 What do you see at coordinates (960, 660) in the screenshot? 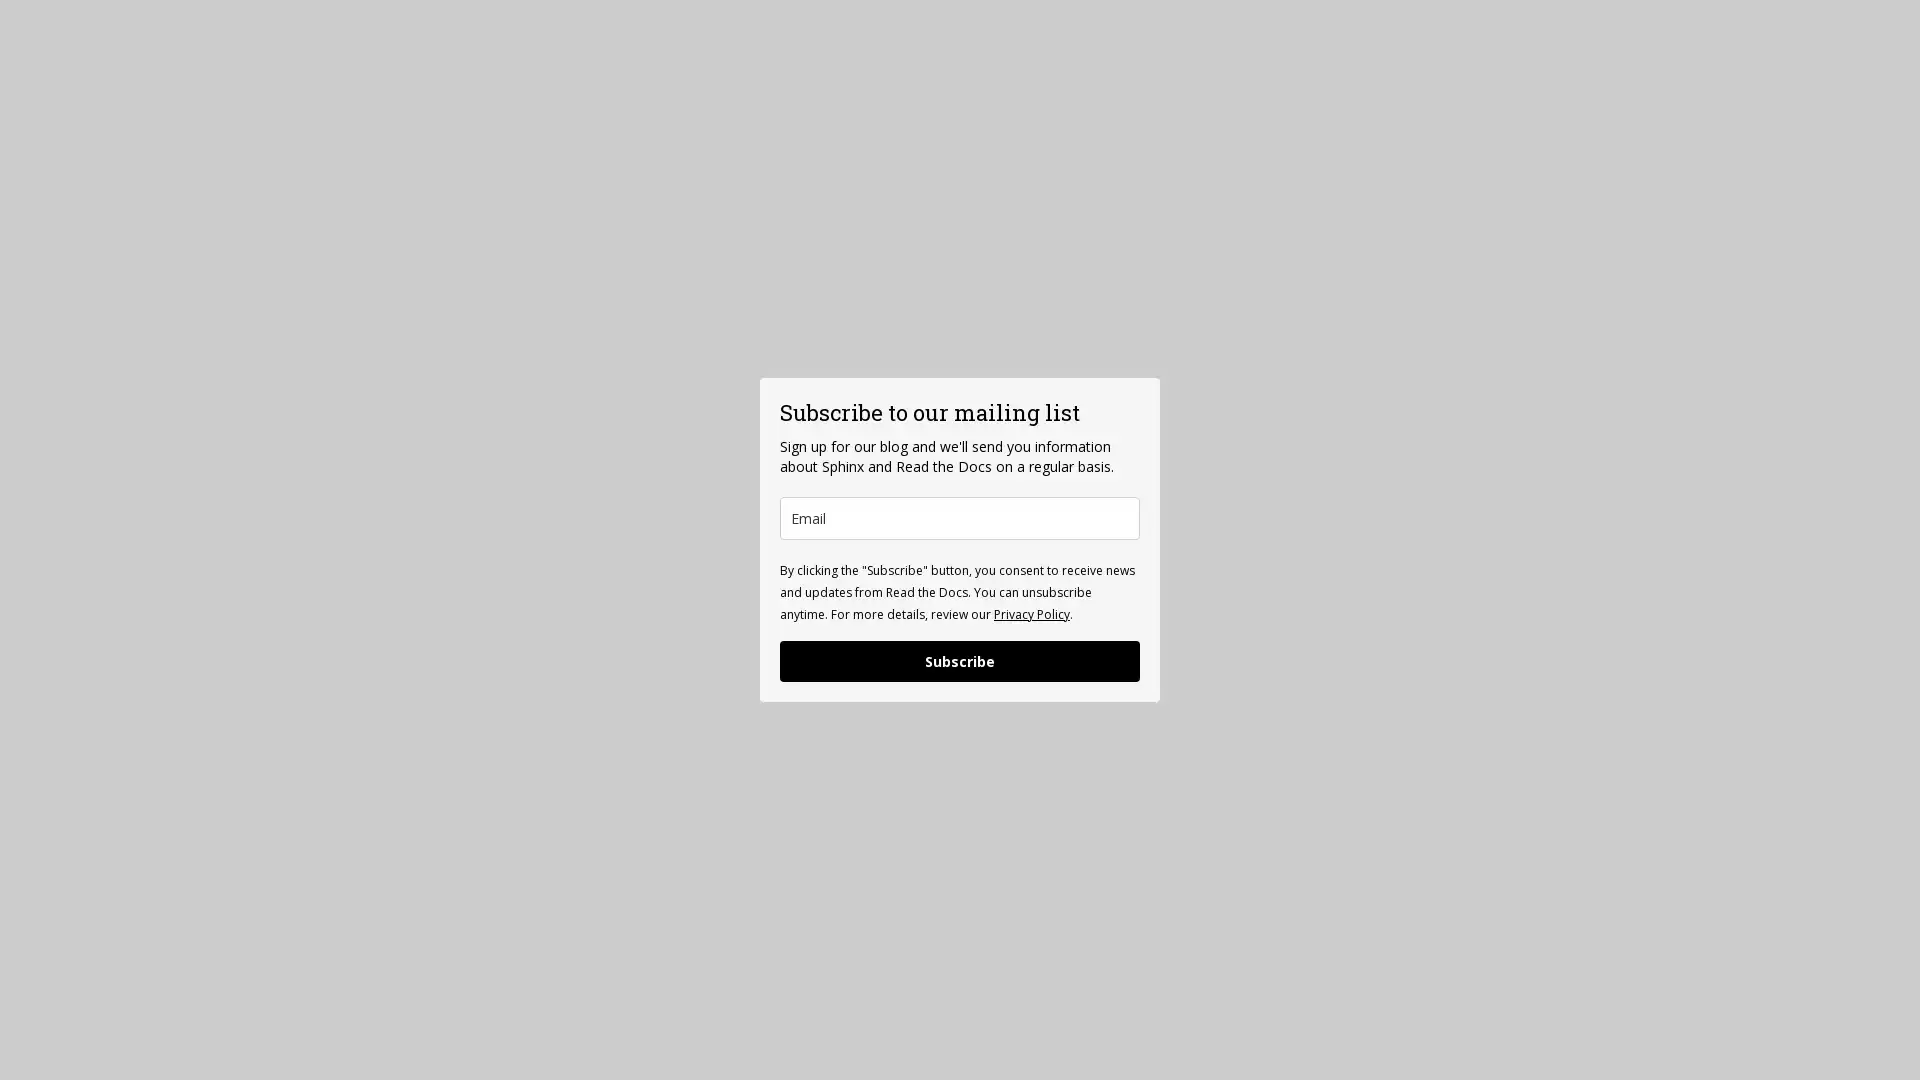
I see `Subscribe` at bounding box center [960, 660].